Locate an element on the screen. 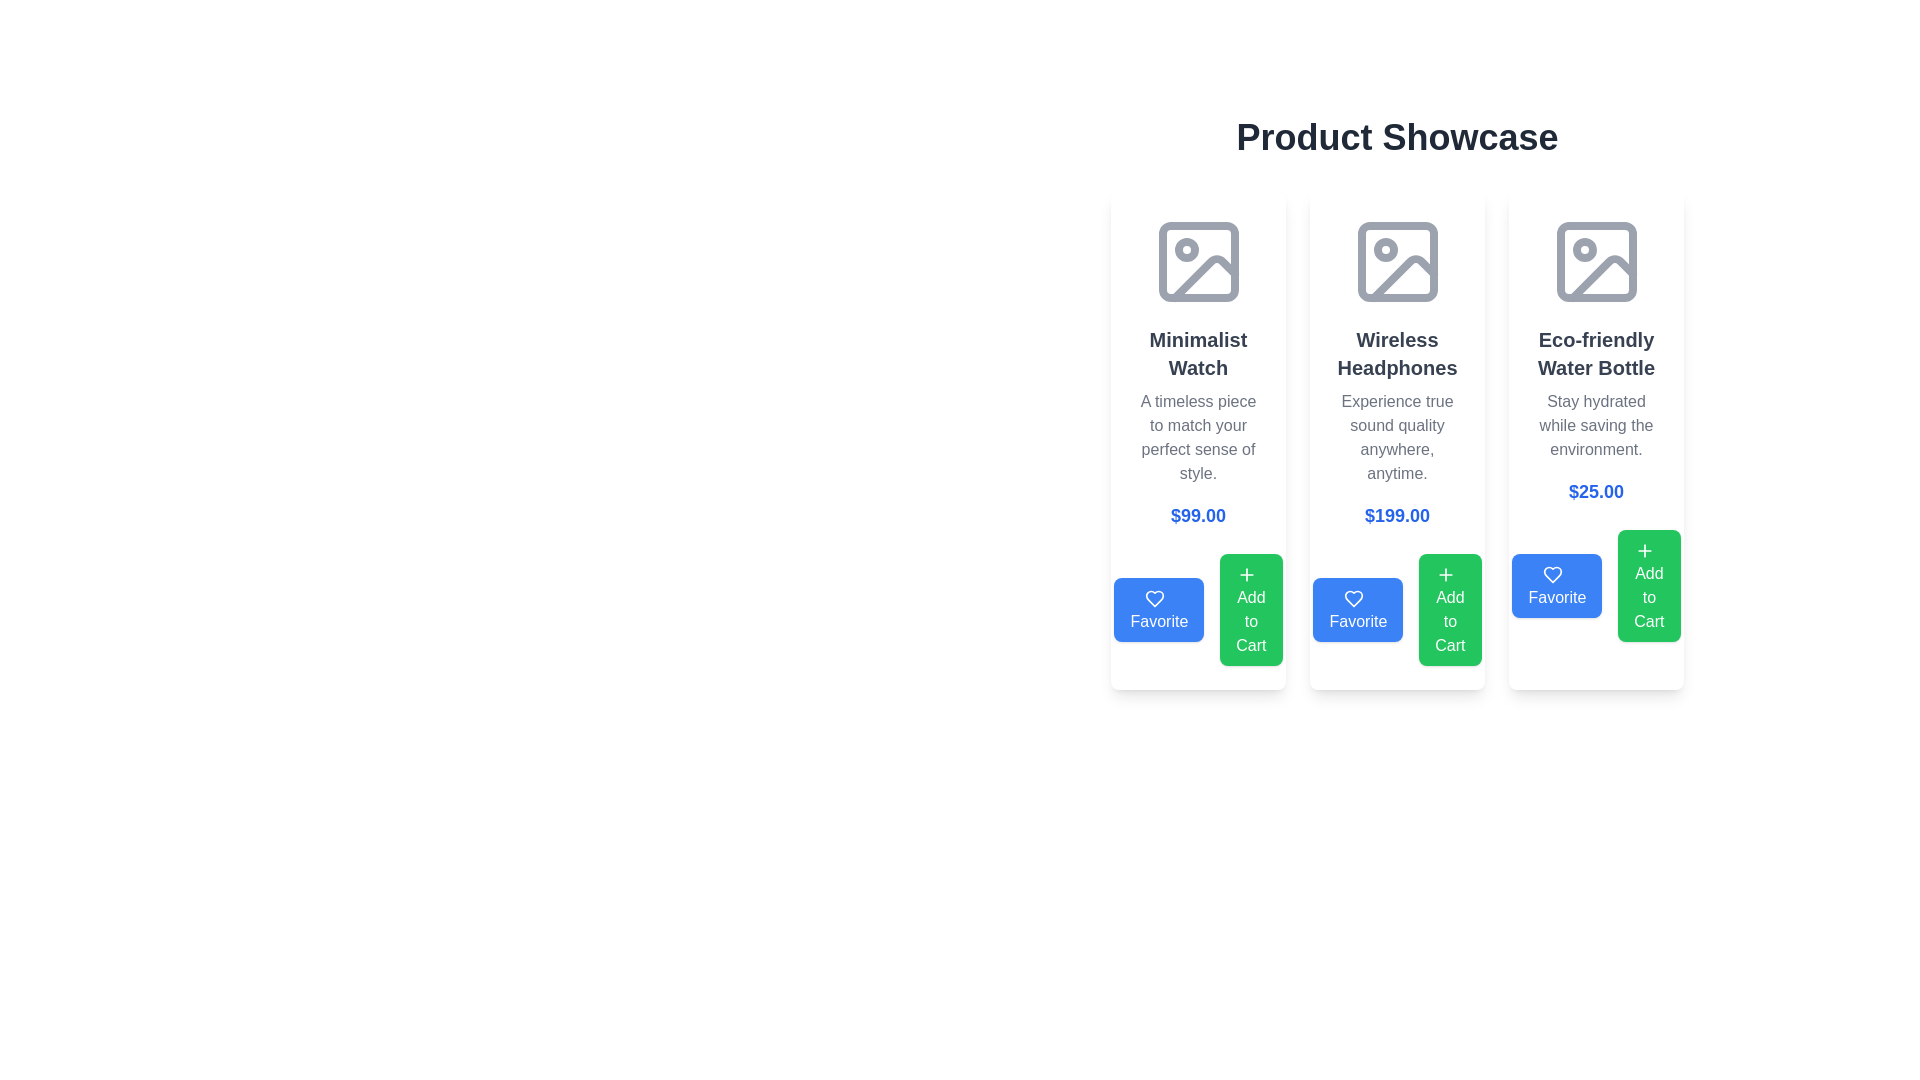 The image size is (1920, 1080). the image placeholder icon that resembles a mountain with a sun, located at the top of the 'Minimalist Watch' card is located at coordinates (1198, 261).